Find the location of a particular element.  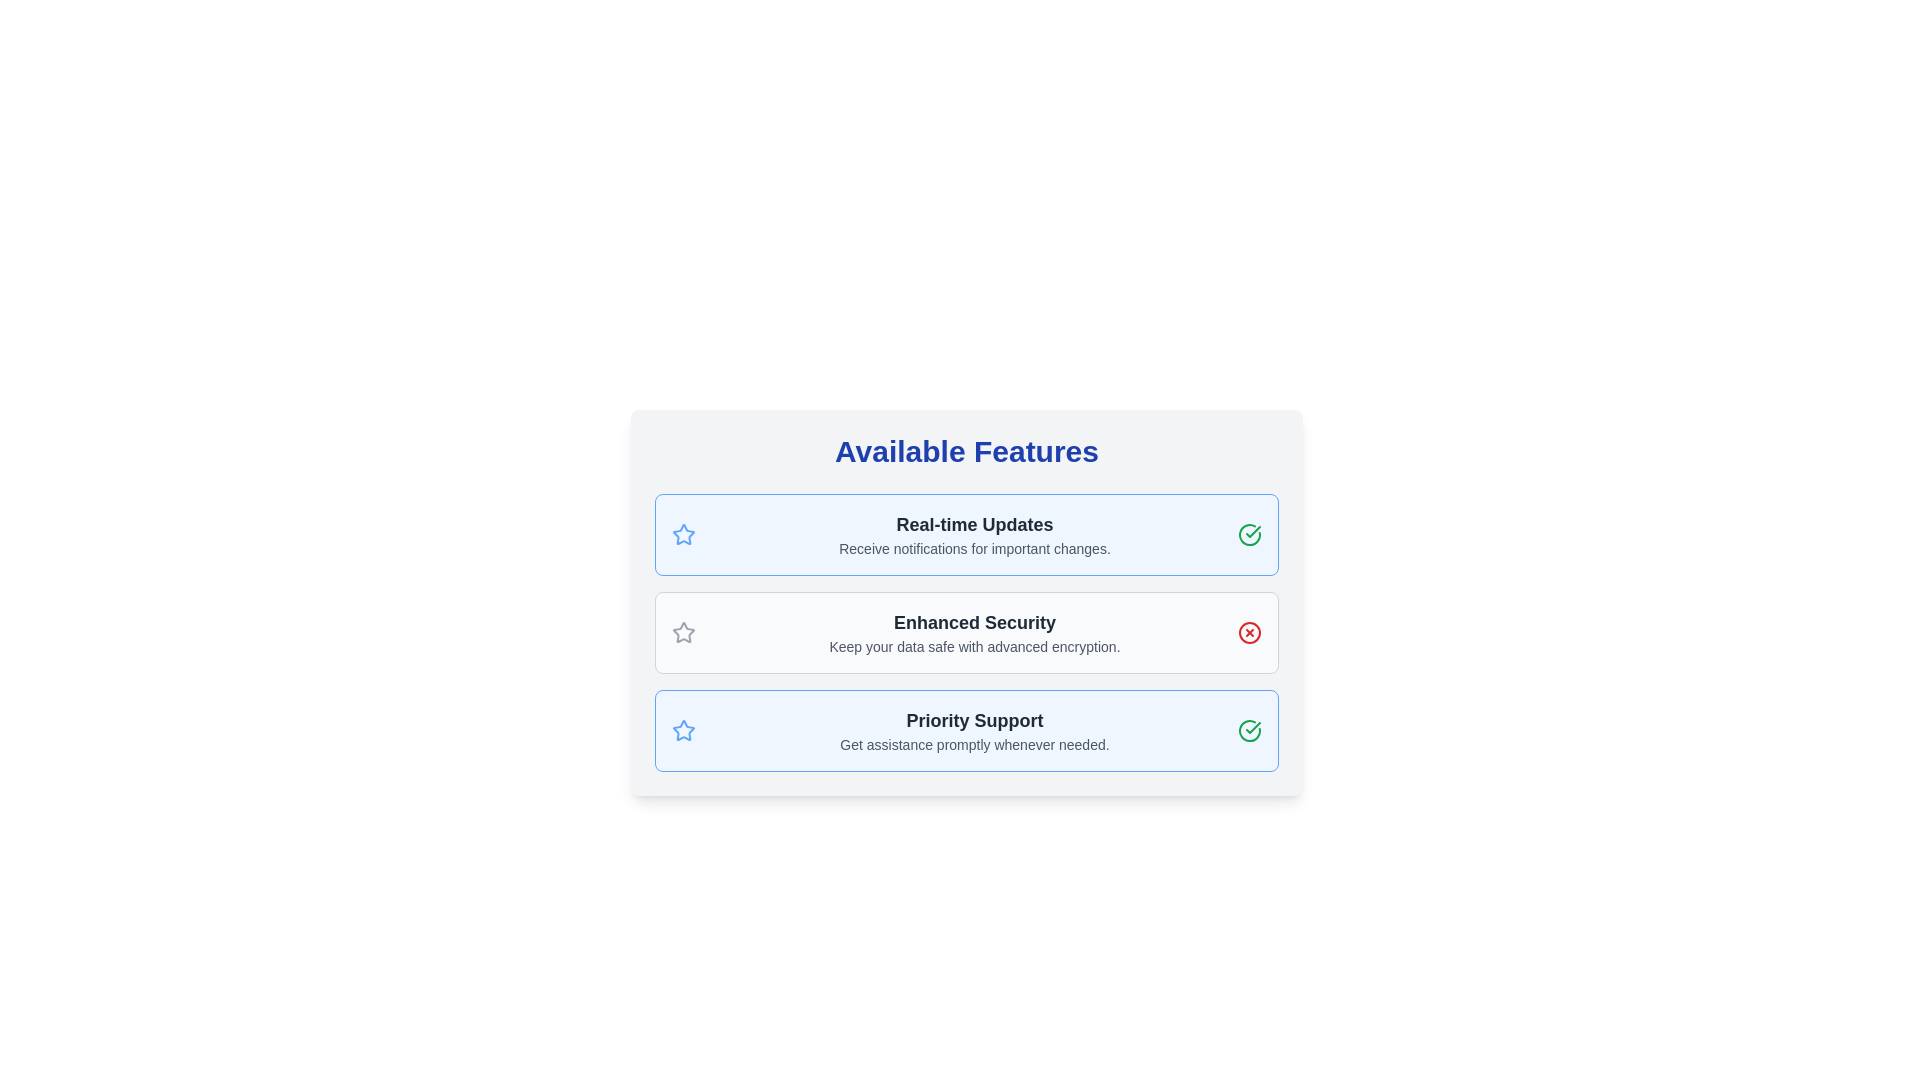

text block titled 'Real-time Updates' that describes the feature with the text 'Receive notifications for important changes.' is located at coordinates (974, 534).